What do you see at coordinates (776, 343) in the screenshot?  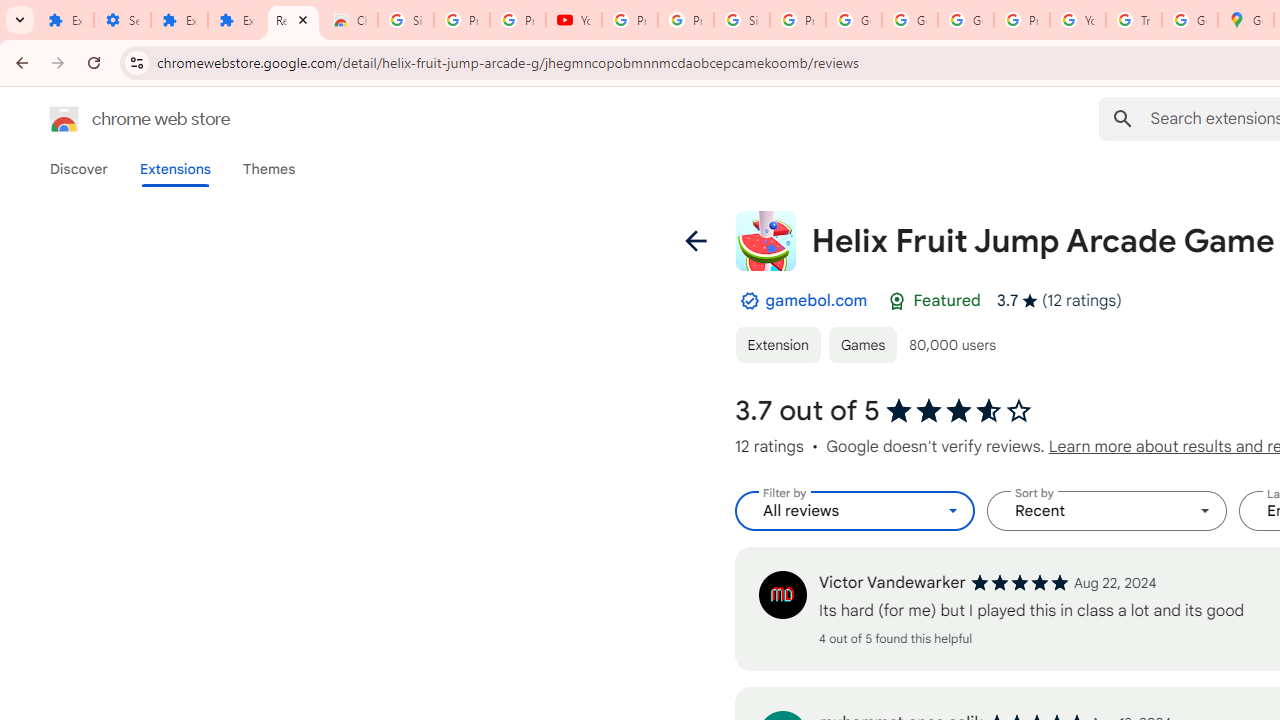 I see `'Extension'` at bounding box center [776, 343].